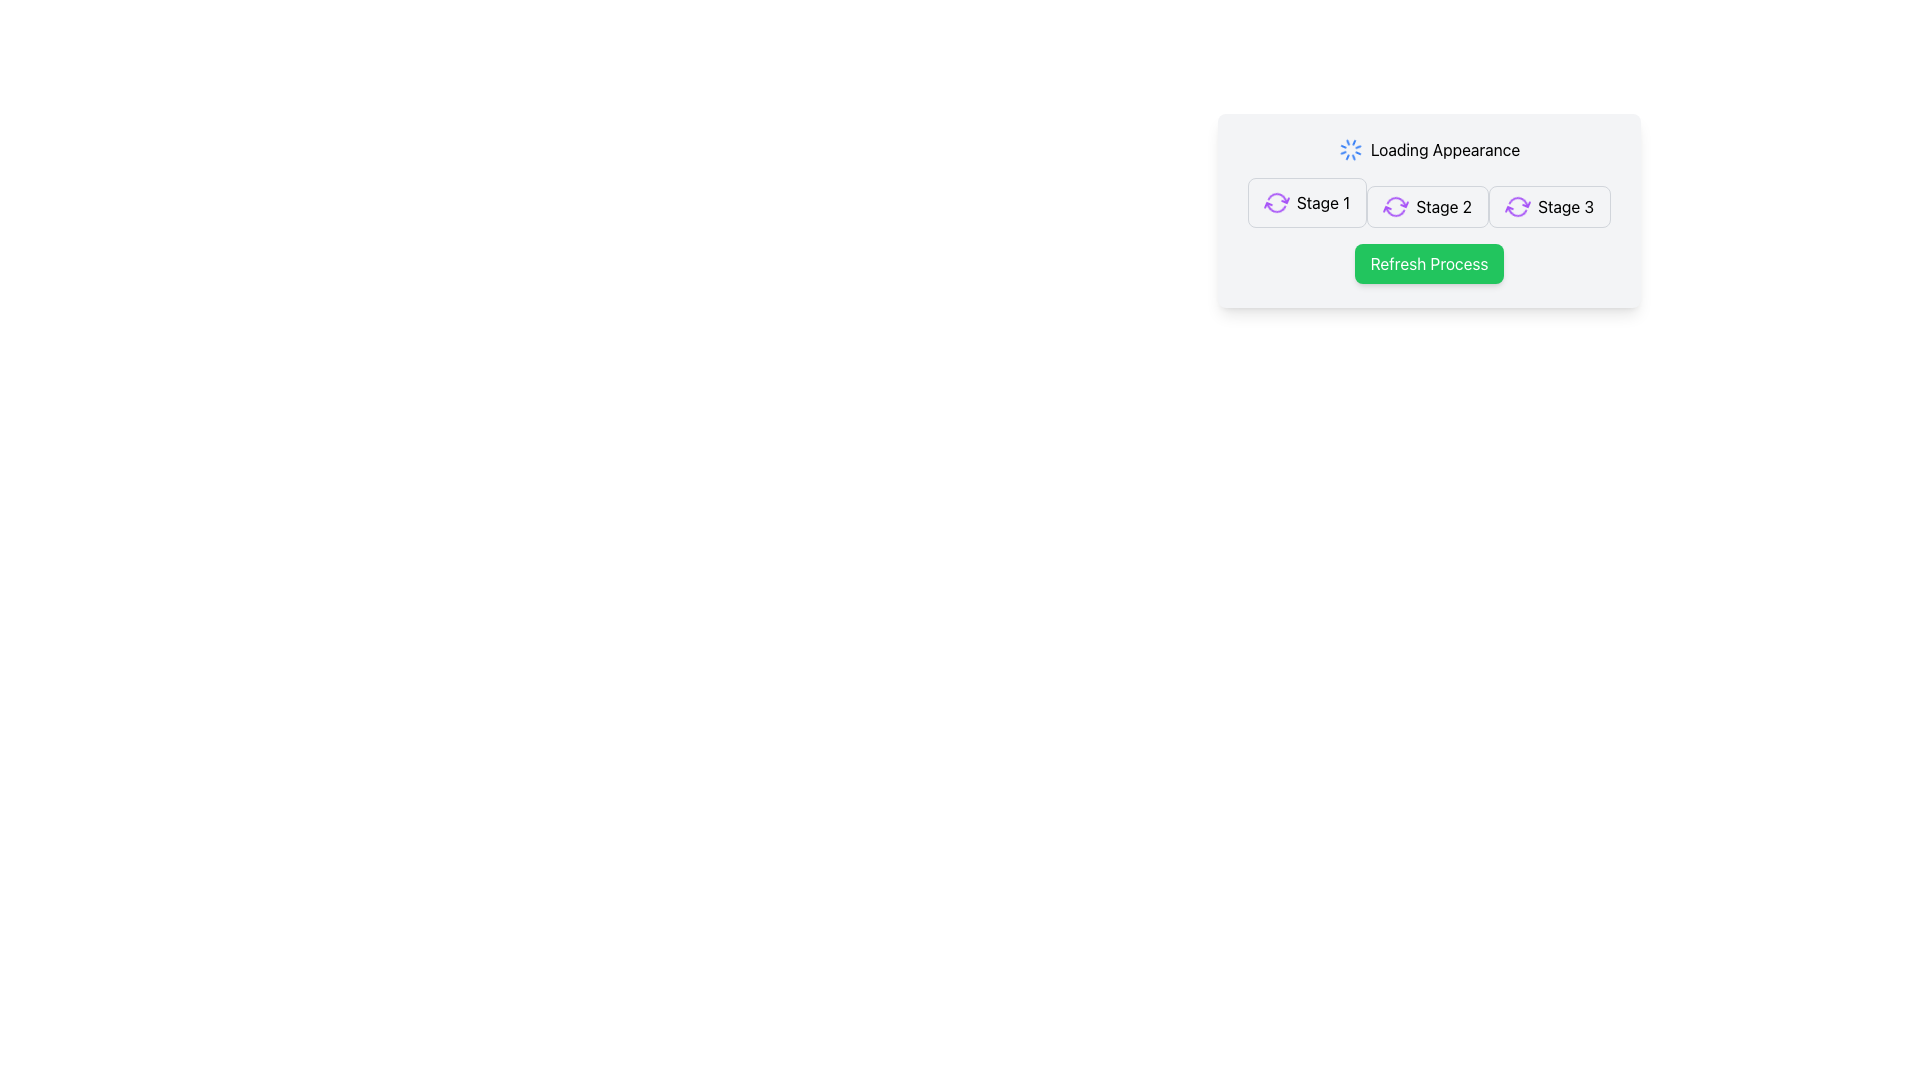 This screenshot has width=1920, height=1080. What do you see at coordinates (1549, 207) in the screenshot?
I see `the 'Stage 3' button, which is a rectangular button with a light border and a purple refresh icon, located at the rightmost position in a row of similar buttons` at bounding box center [1549, 207].